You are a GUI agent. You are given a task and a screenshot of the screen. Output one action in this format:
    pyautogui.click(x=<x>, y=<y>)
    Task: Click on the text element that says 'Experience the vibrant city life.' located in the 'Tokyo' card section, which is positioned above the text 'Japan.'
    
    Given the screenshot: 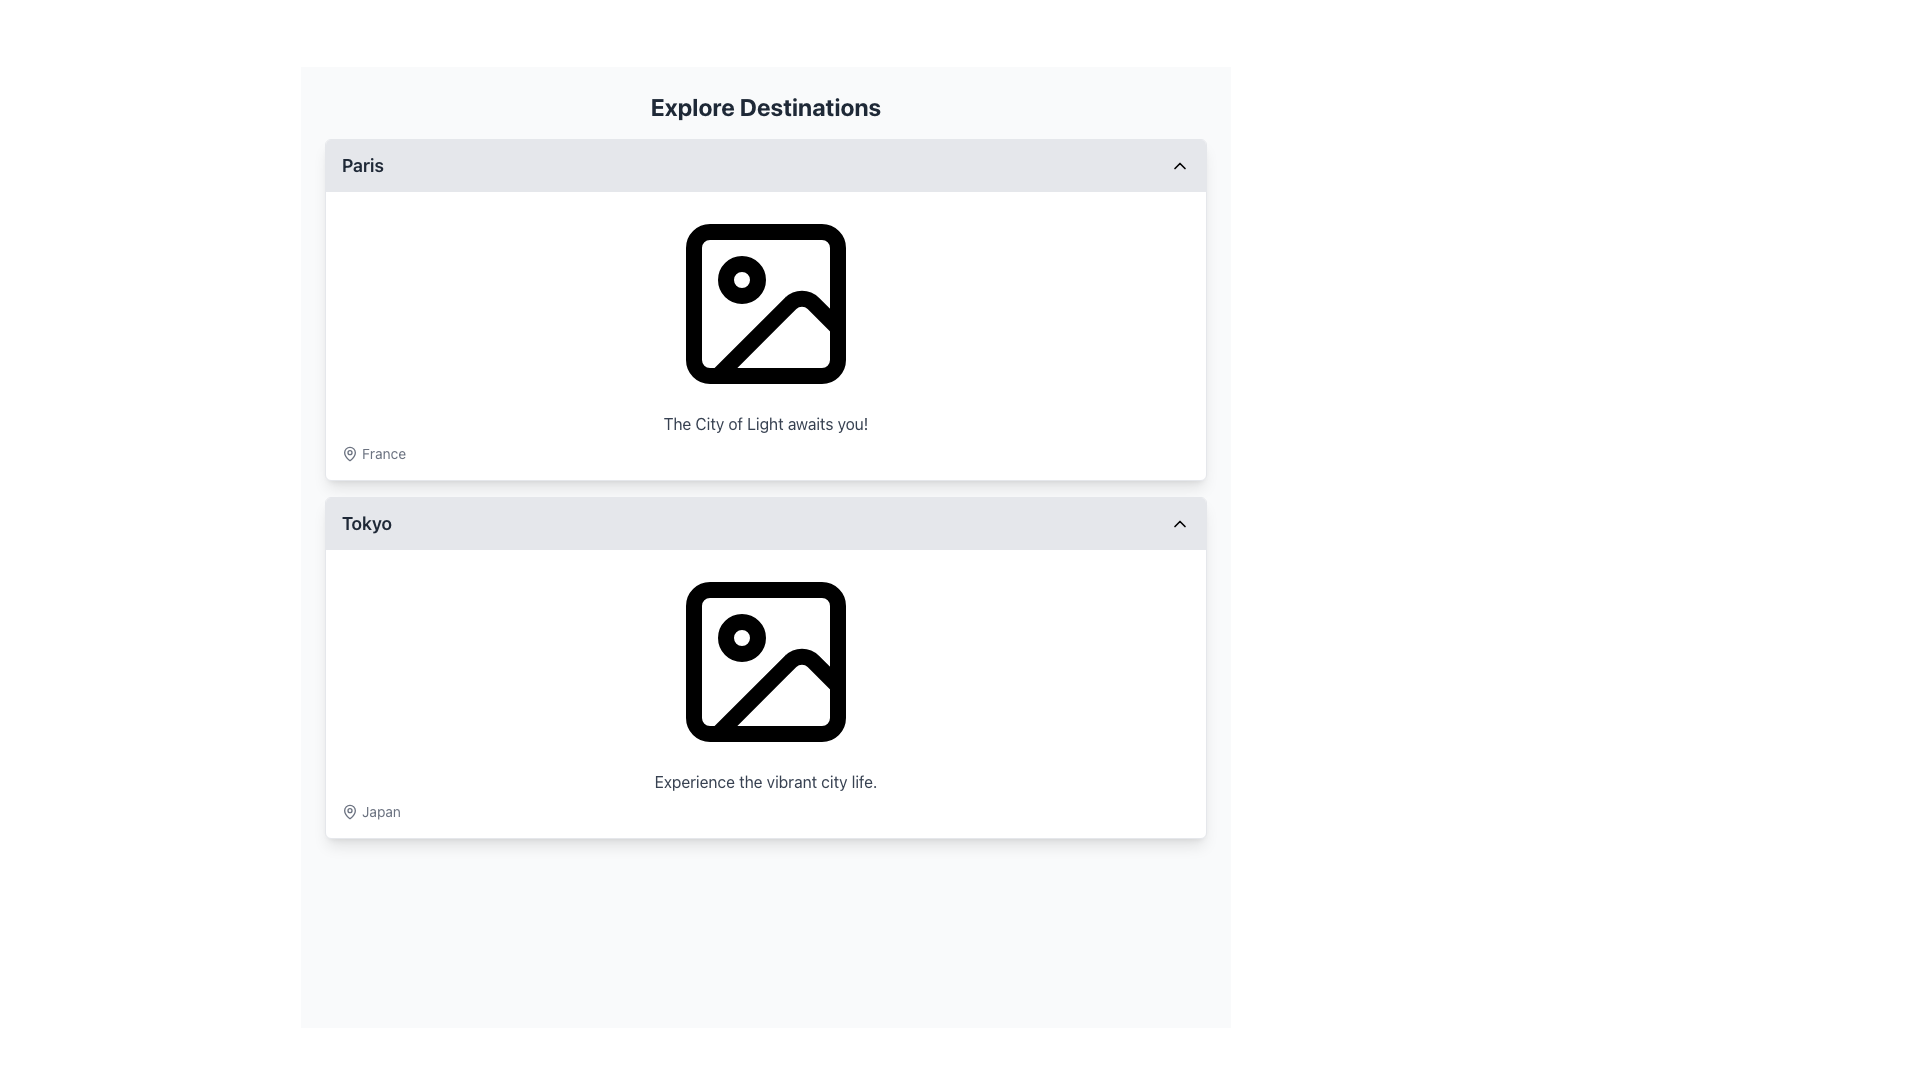 What is the action you would take?
    pyautogui.click(x=765, y=781)
    